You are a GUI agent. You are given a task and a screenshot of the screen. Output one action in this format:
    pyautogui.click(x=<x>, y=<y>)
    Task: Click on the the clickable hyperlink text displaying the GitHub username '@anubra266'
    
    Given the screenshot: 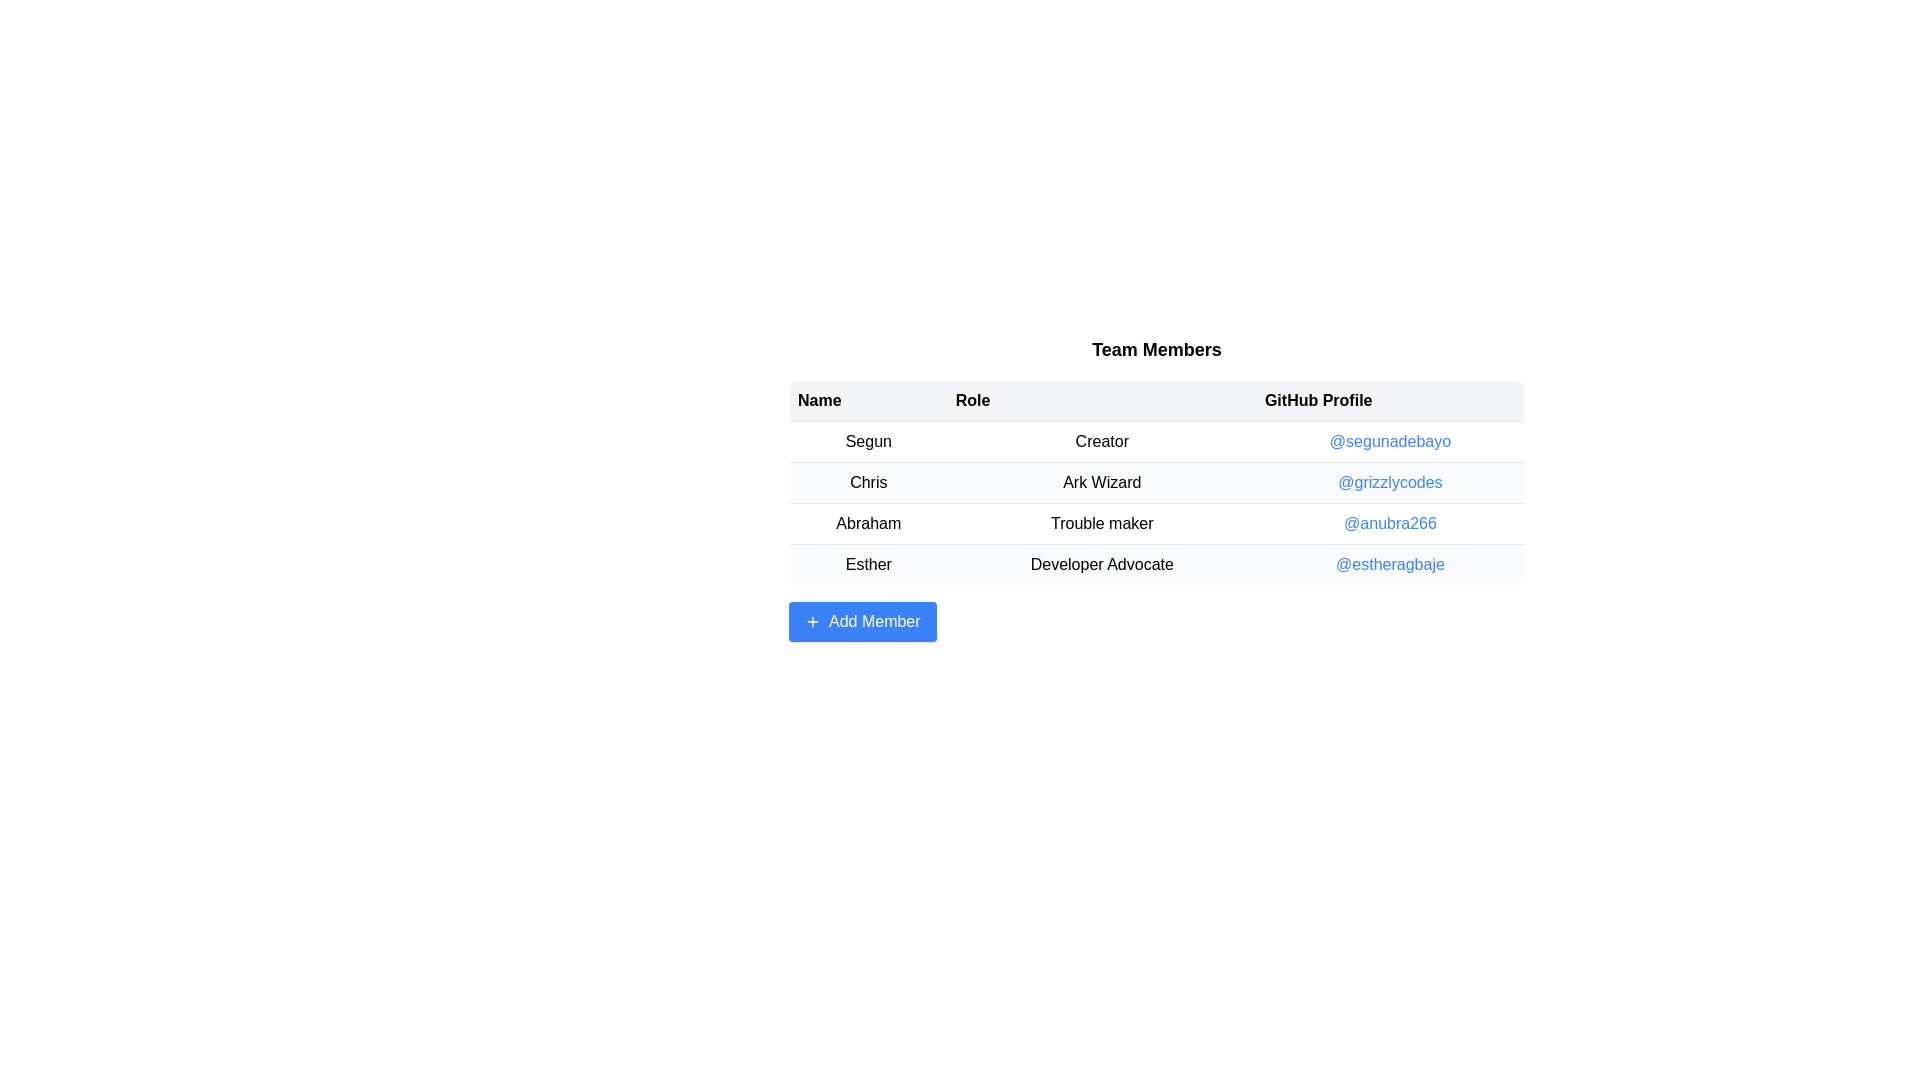 What is the action you would take?
    pyautogui.click(x=1389, y=523)
    